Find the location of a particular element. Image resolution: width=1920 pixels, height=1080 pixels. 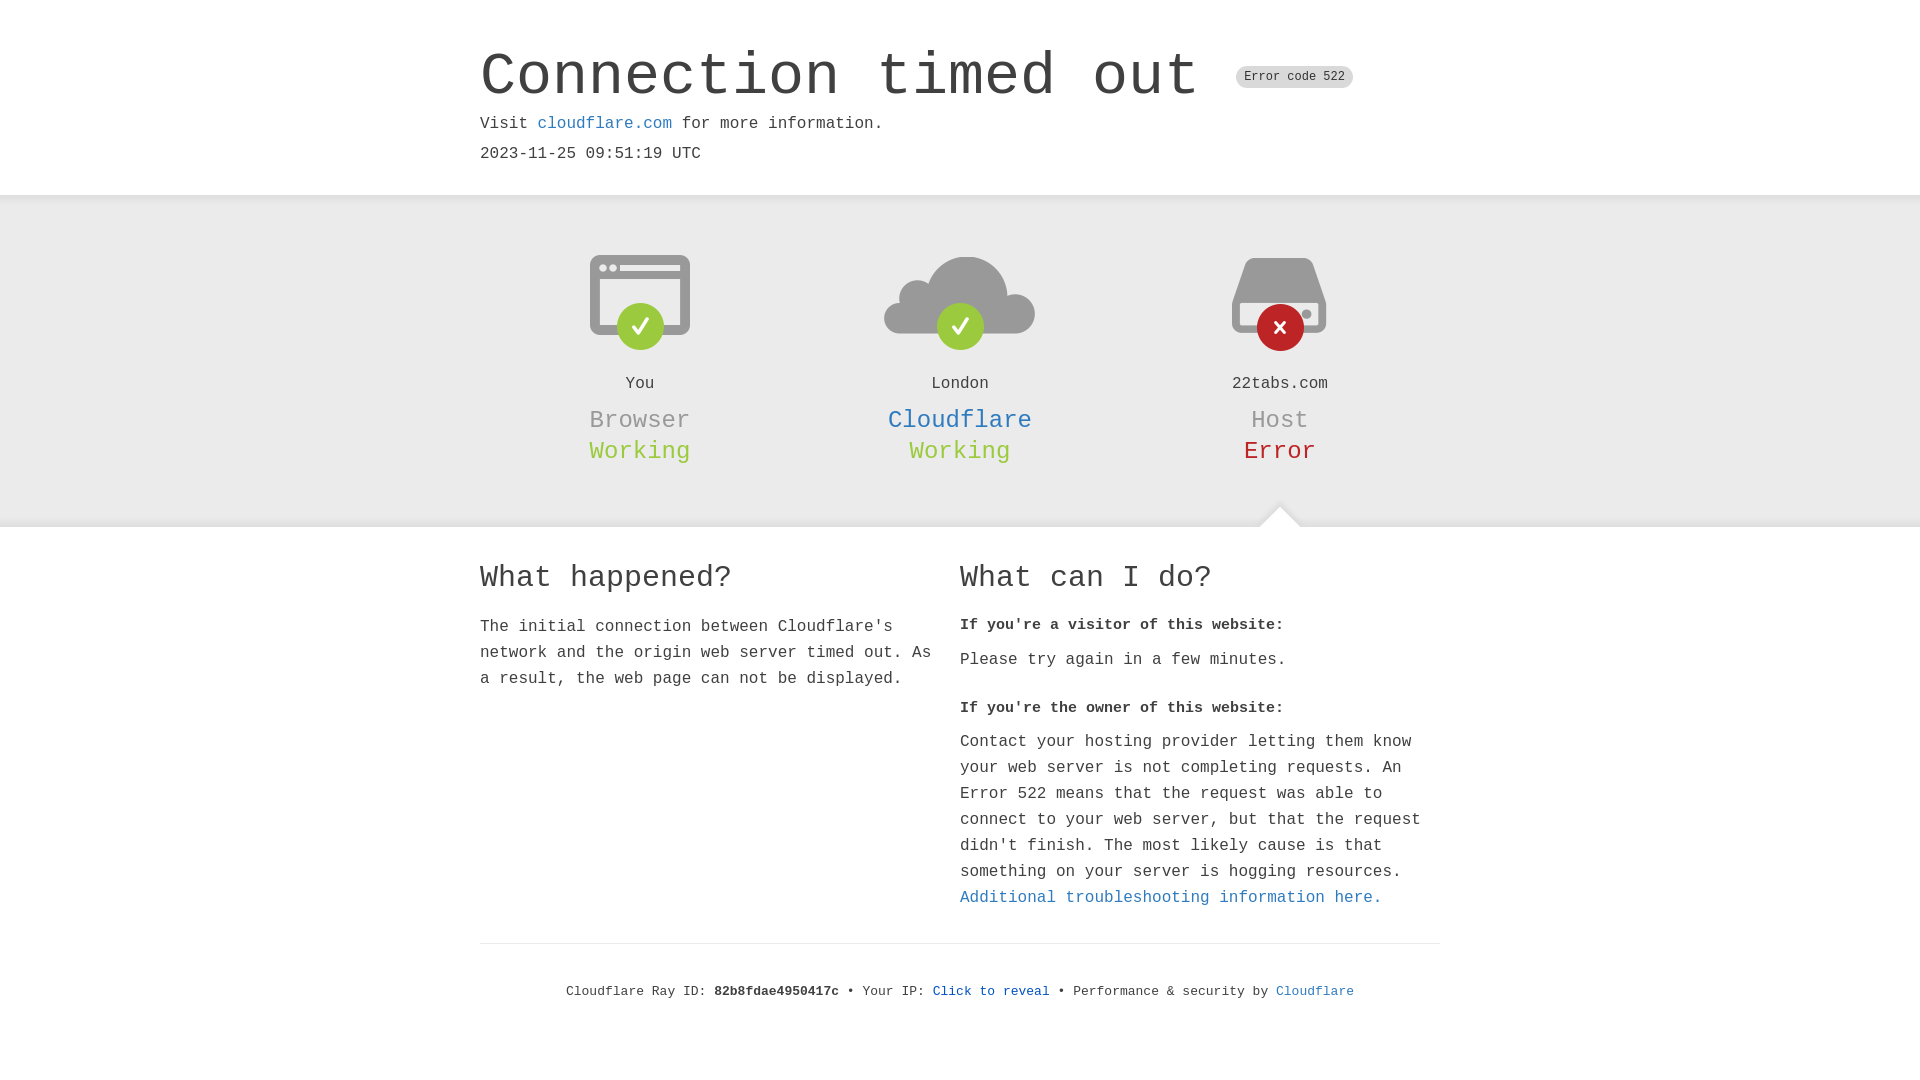

'Cloudflare' is located at coordinates (1315, 991).